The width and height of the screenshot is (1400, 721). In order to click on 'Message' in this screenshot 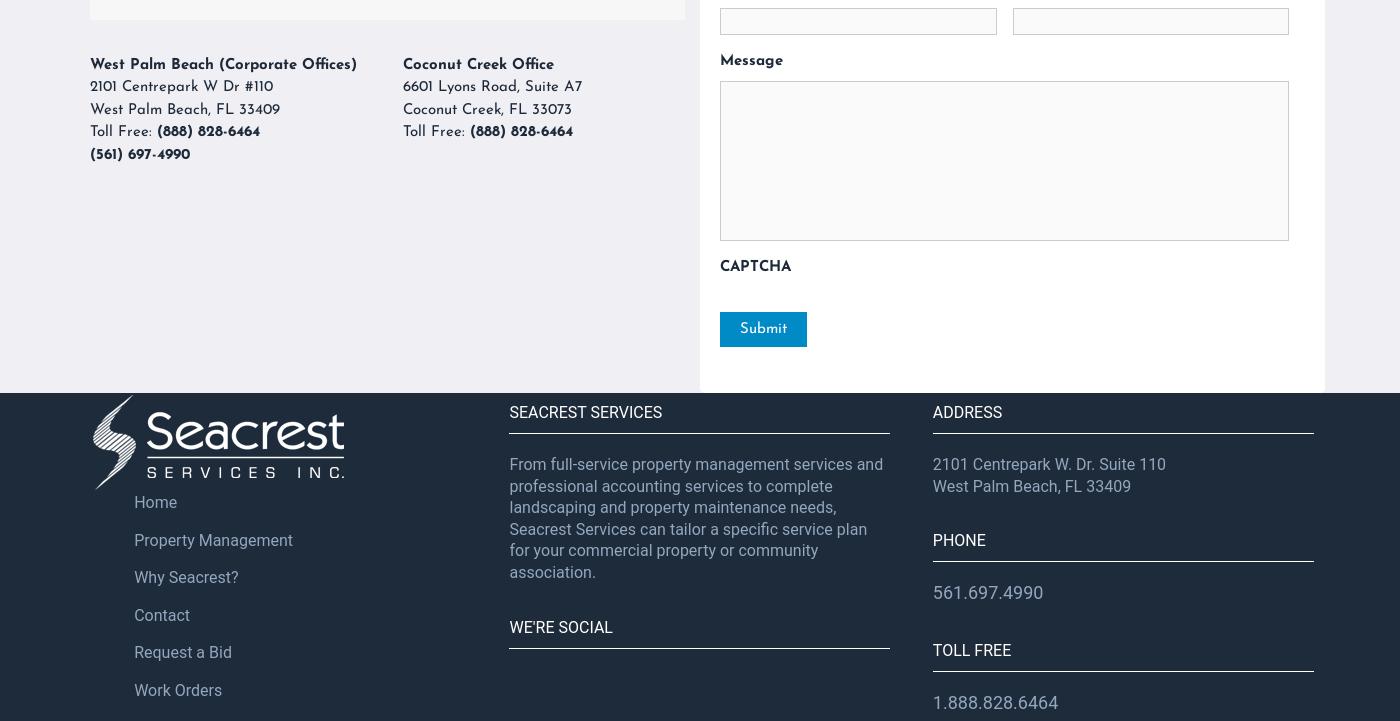, I will do `click(751, 59)`.